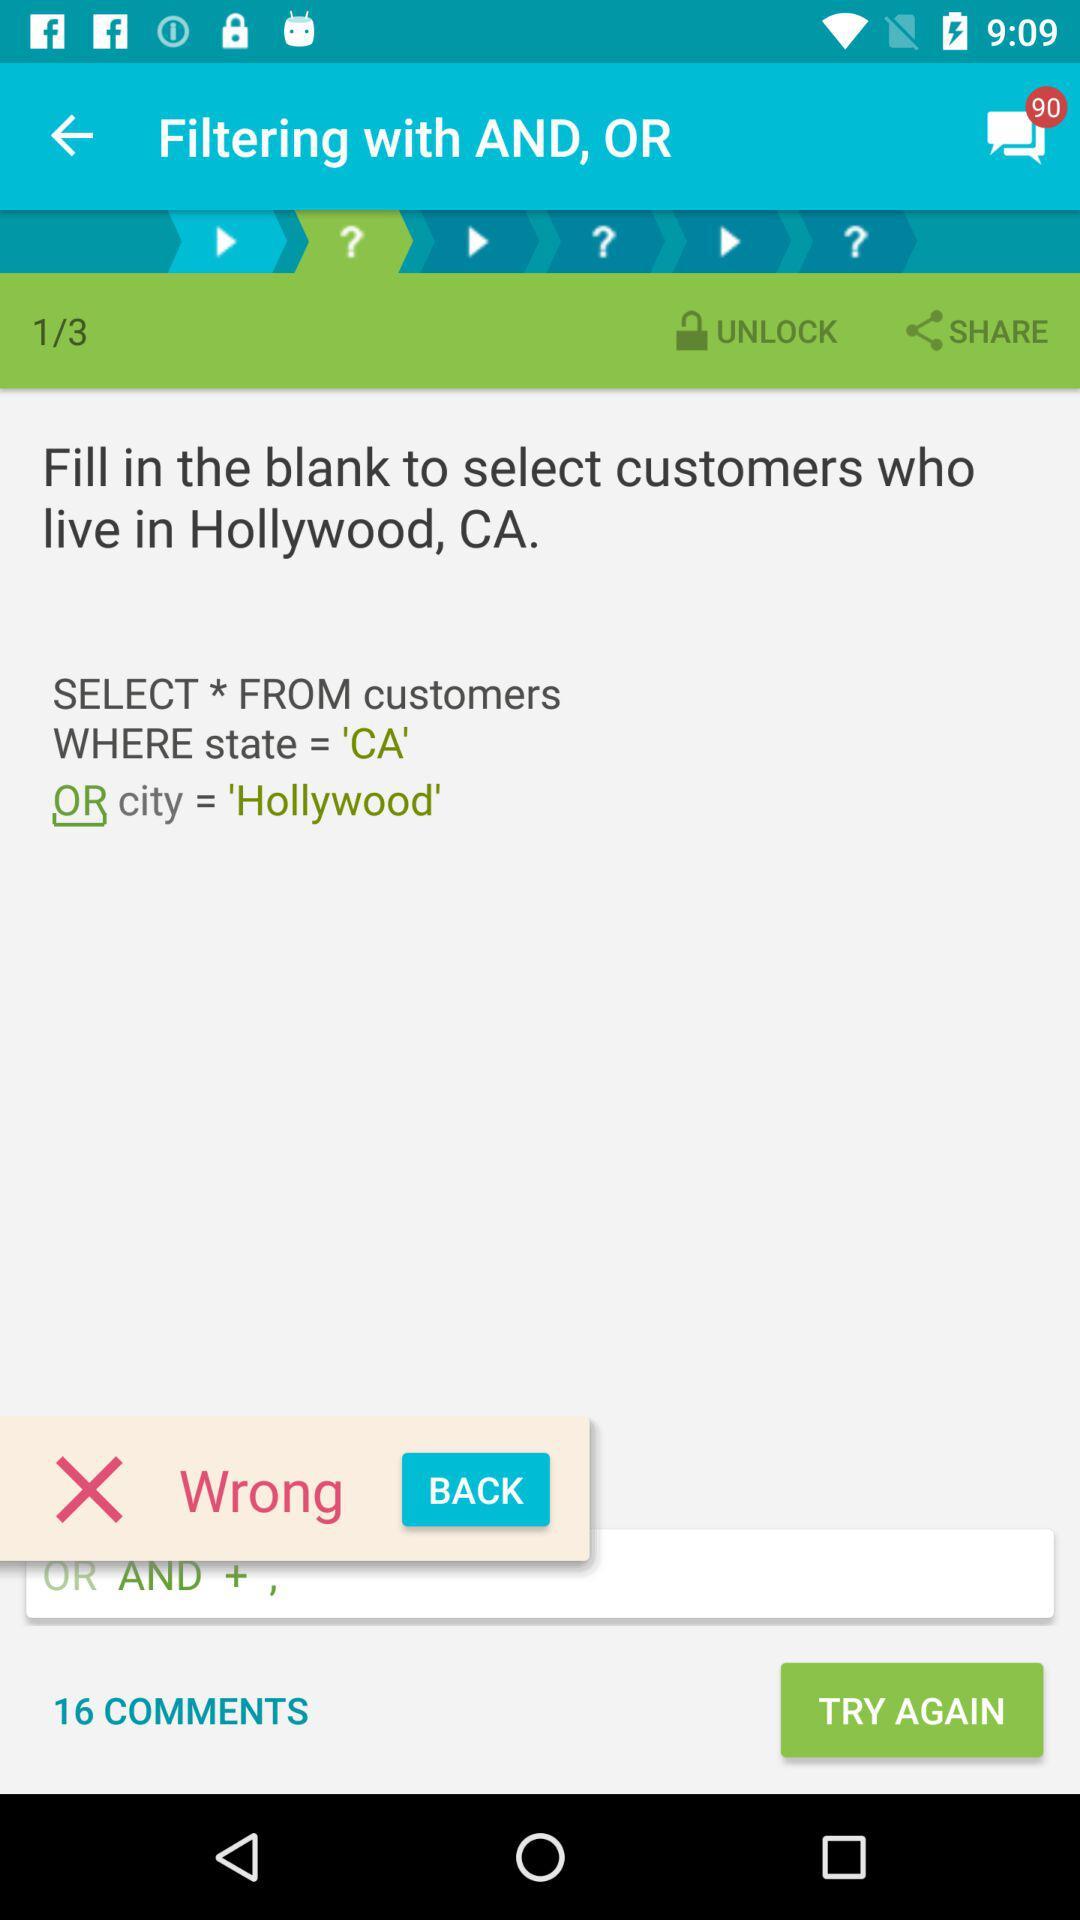 The width and height of the screenshot is (1080, 1920). I want to click on go forward, so click(729, 240).